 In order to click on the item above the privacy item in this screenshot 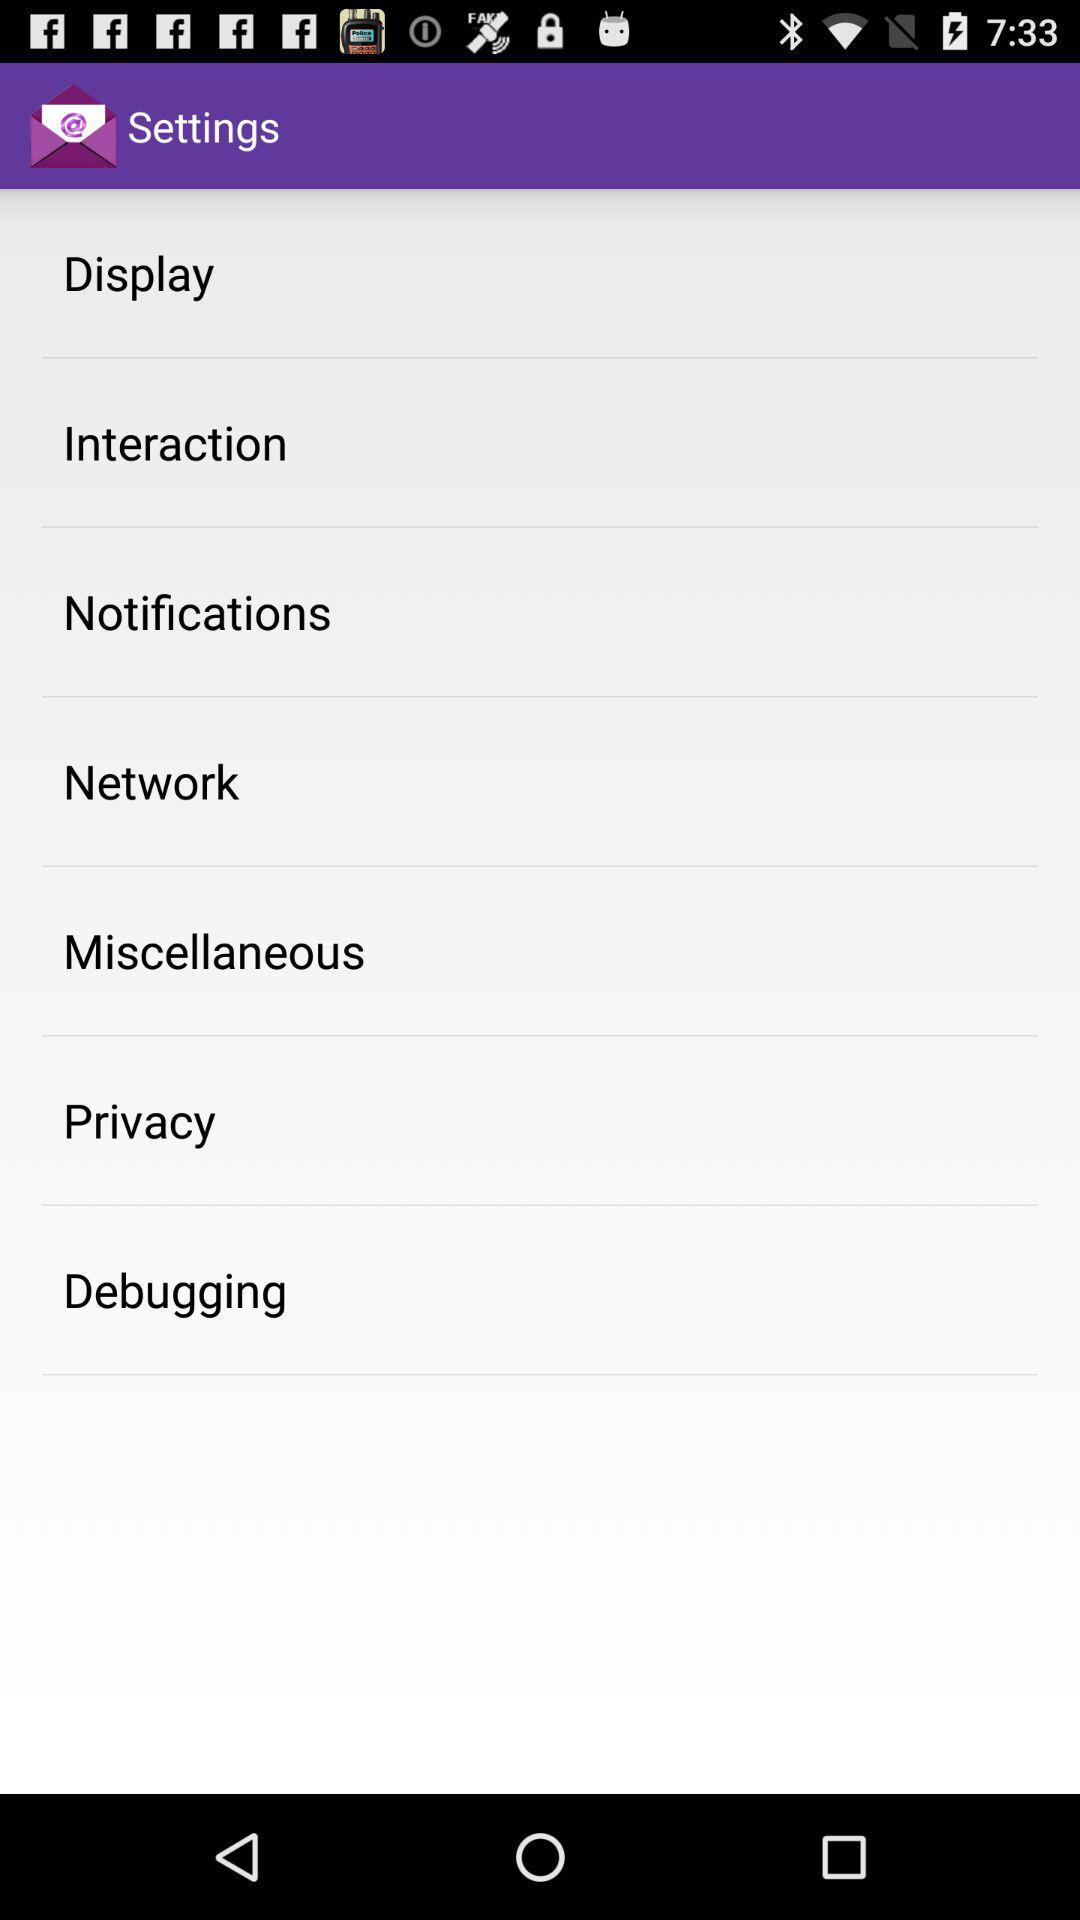, I will do `click(214, 949)`.